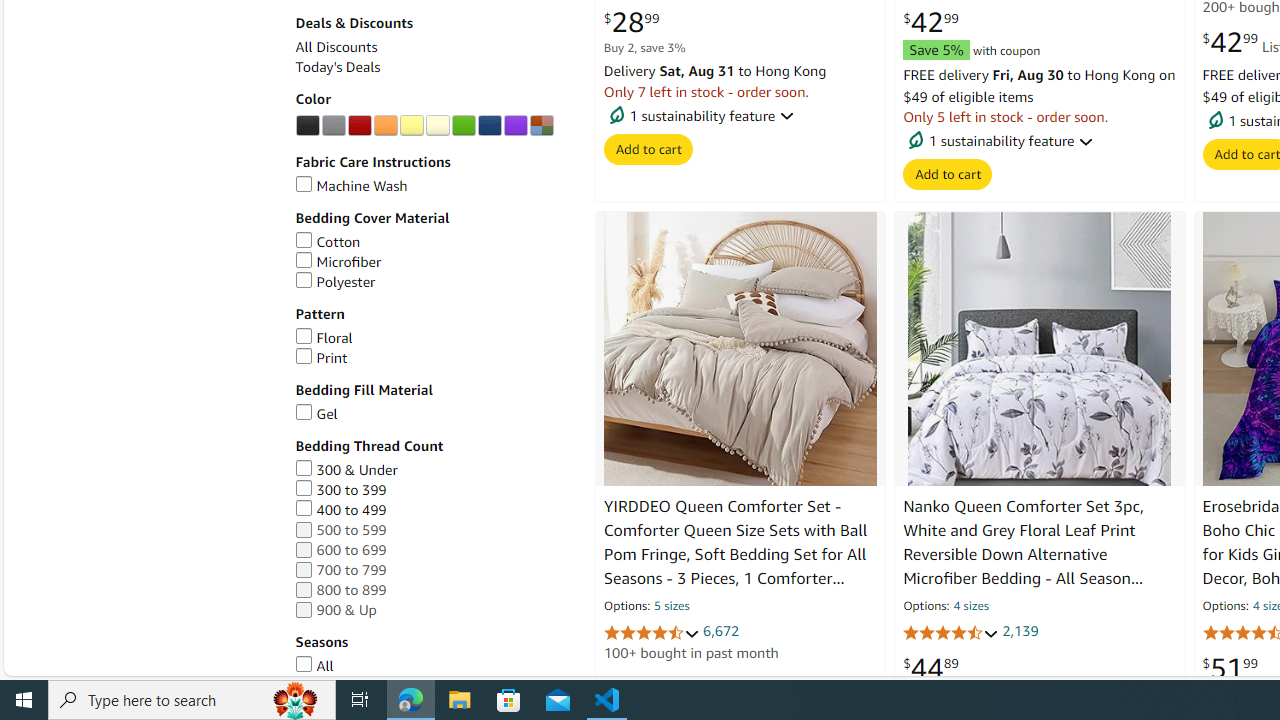 Image resolution: width=1280 pixels, height=720 pixels. I want to click on '4 sizes', so click(970, 606).